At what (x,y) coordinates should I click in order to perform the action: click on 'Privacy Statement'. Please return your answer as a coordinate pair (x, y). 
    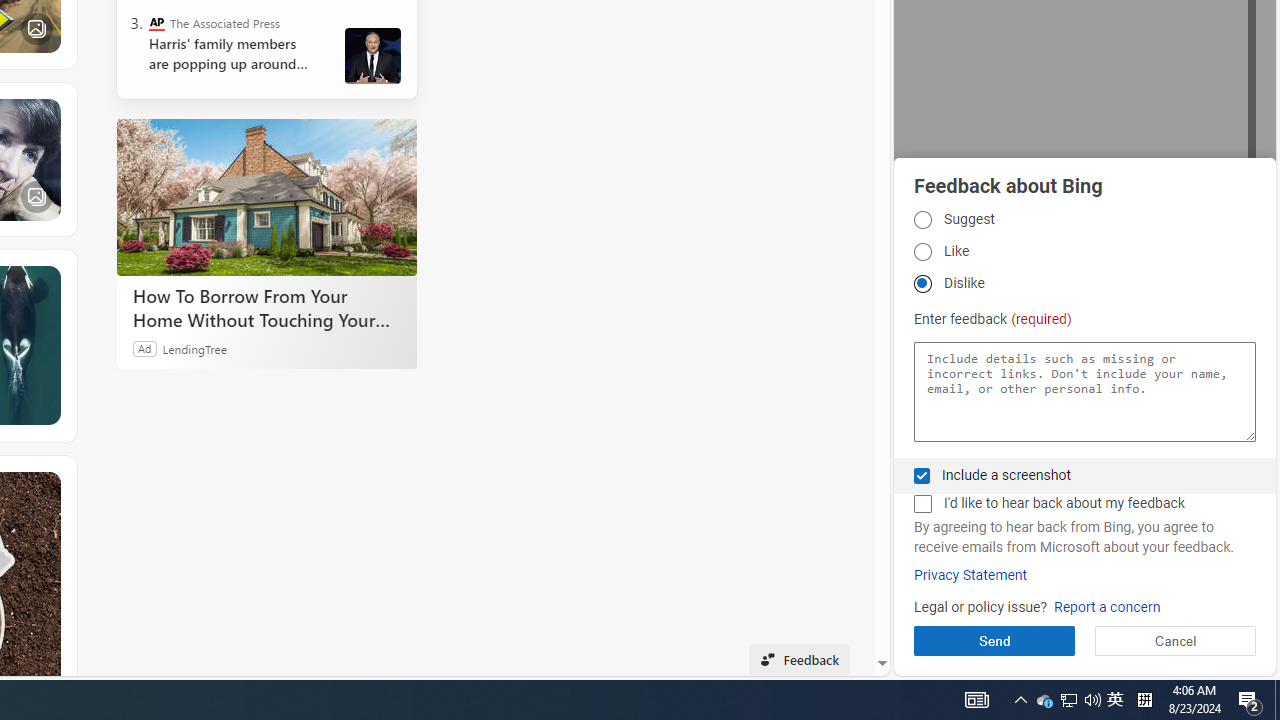
    Looking at the image, I should click on (970, 575).